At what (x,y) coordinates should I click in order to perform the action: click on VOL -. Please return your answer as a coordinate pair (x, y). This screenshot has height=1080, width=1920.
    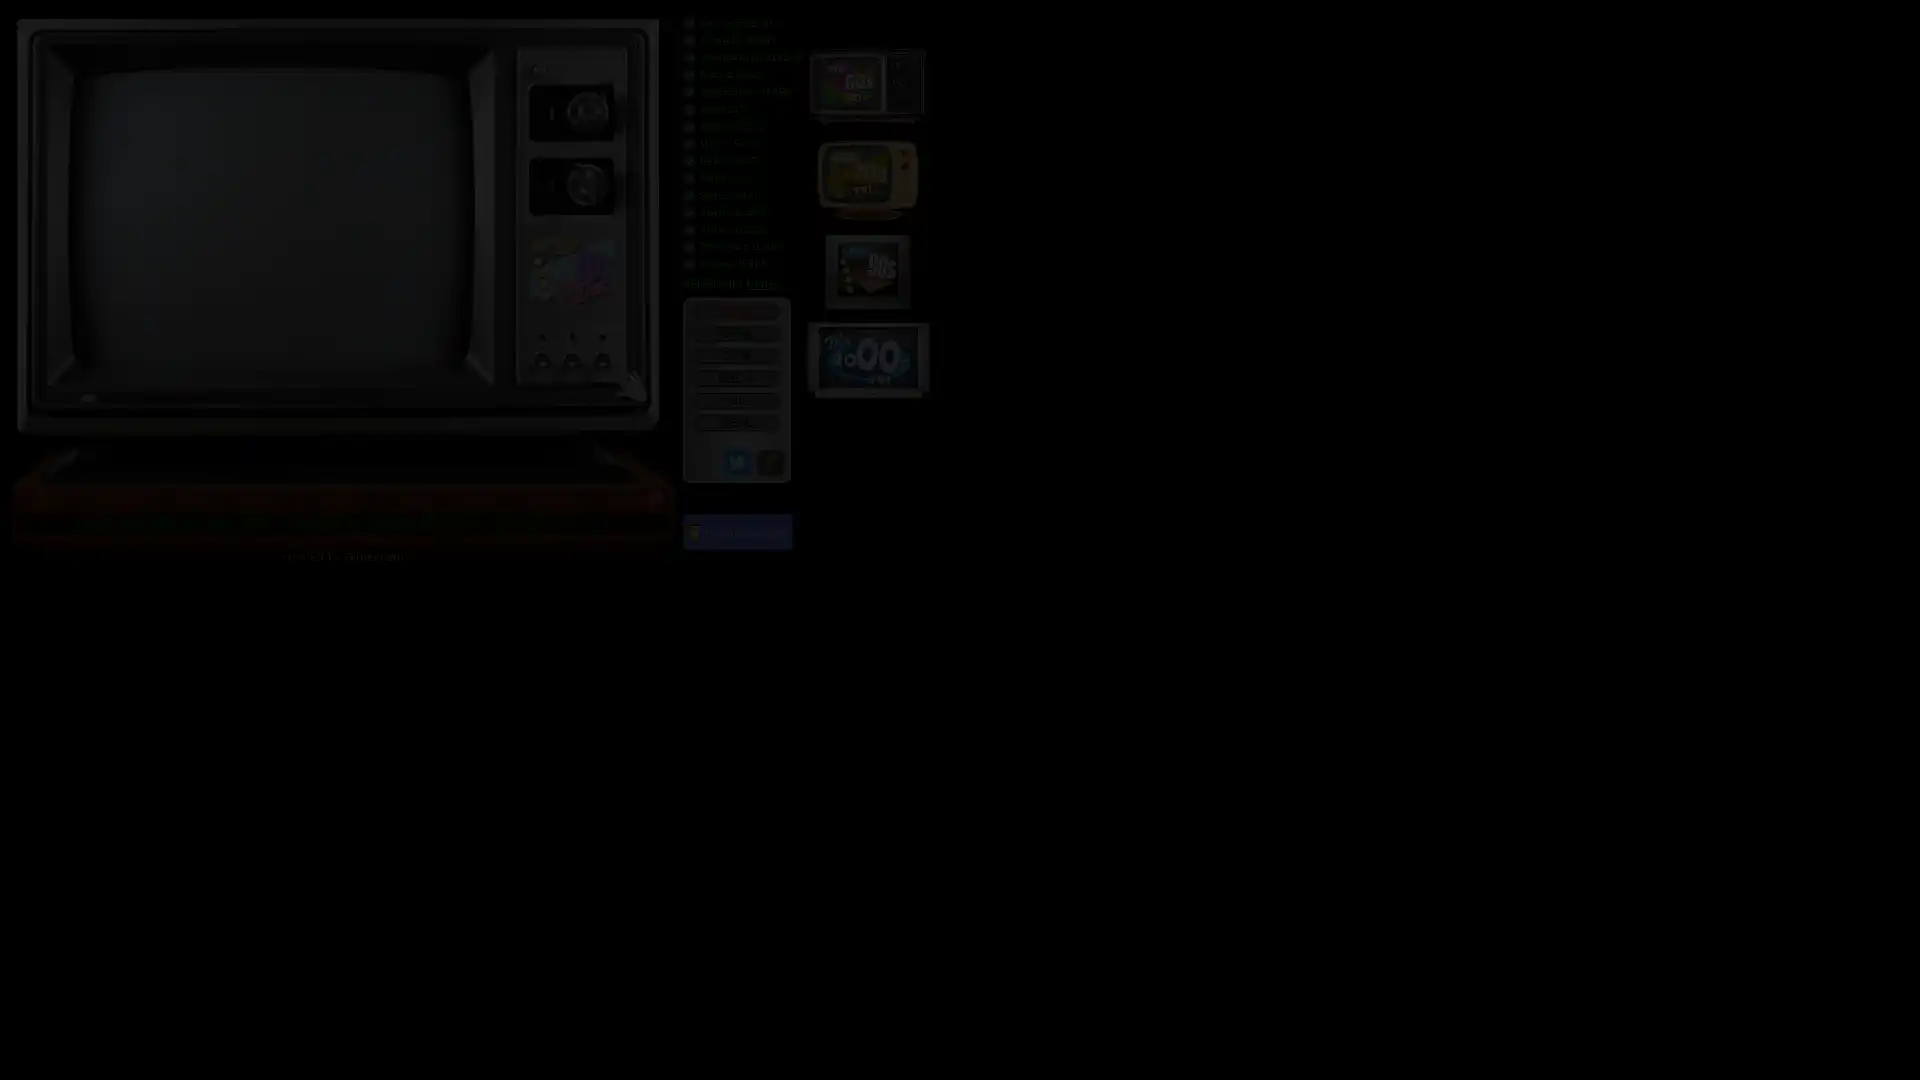
    Looking at the image, I should click on (734, 400).